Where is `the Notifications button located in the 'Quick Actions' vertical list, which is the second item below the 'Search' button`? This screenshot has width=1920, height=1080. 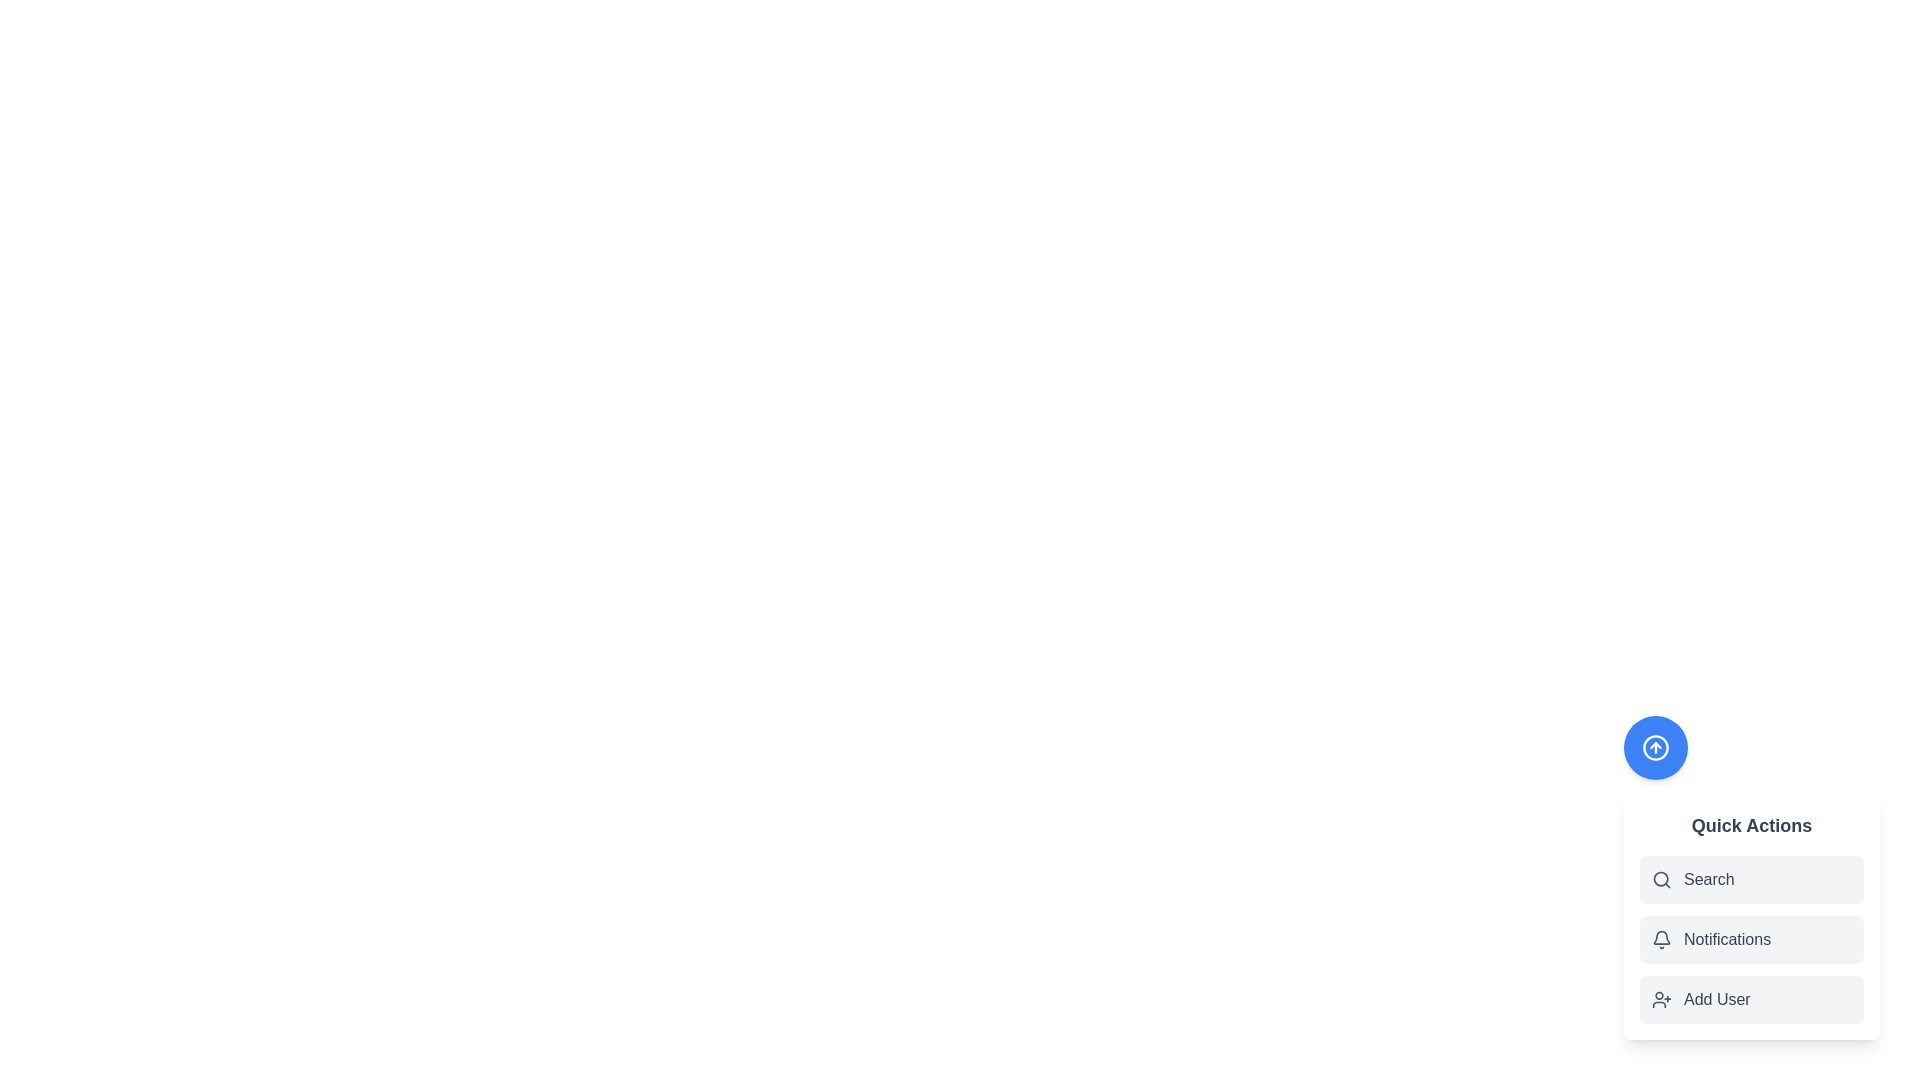
the Notifications button located in the 'Quick Actions' vertical list, which is the second item below the 'Search' button is located at coordinates (1751, 940).